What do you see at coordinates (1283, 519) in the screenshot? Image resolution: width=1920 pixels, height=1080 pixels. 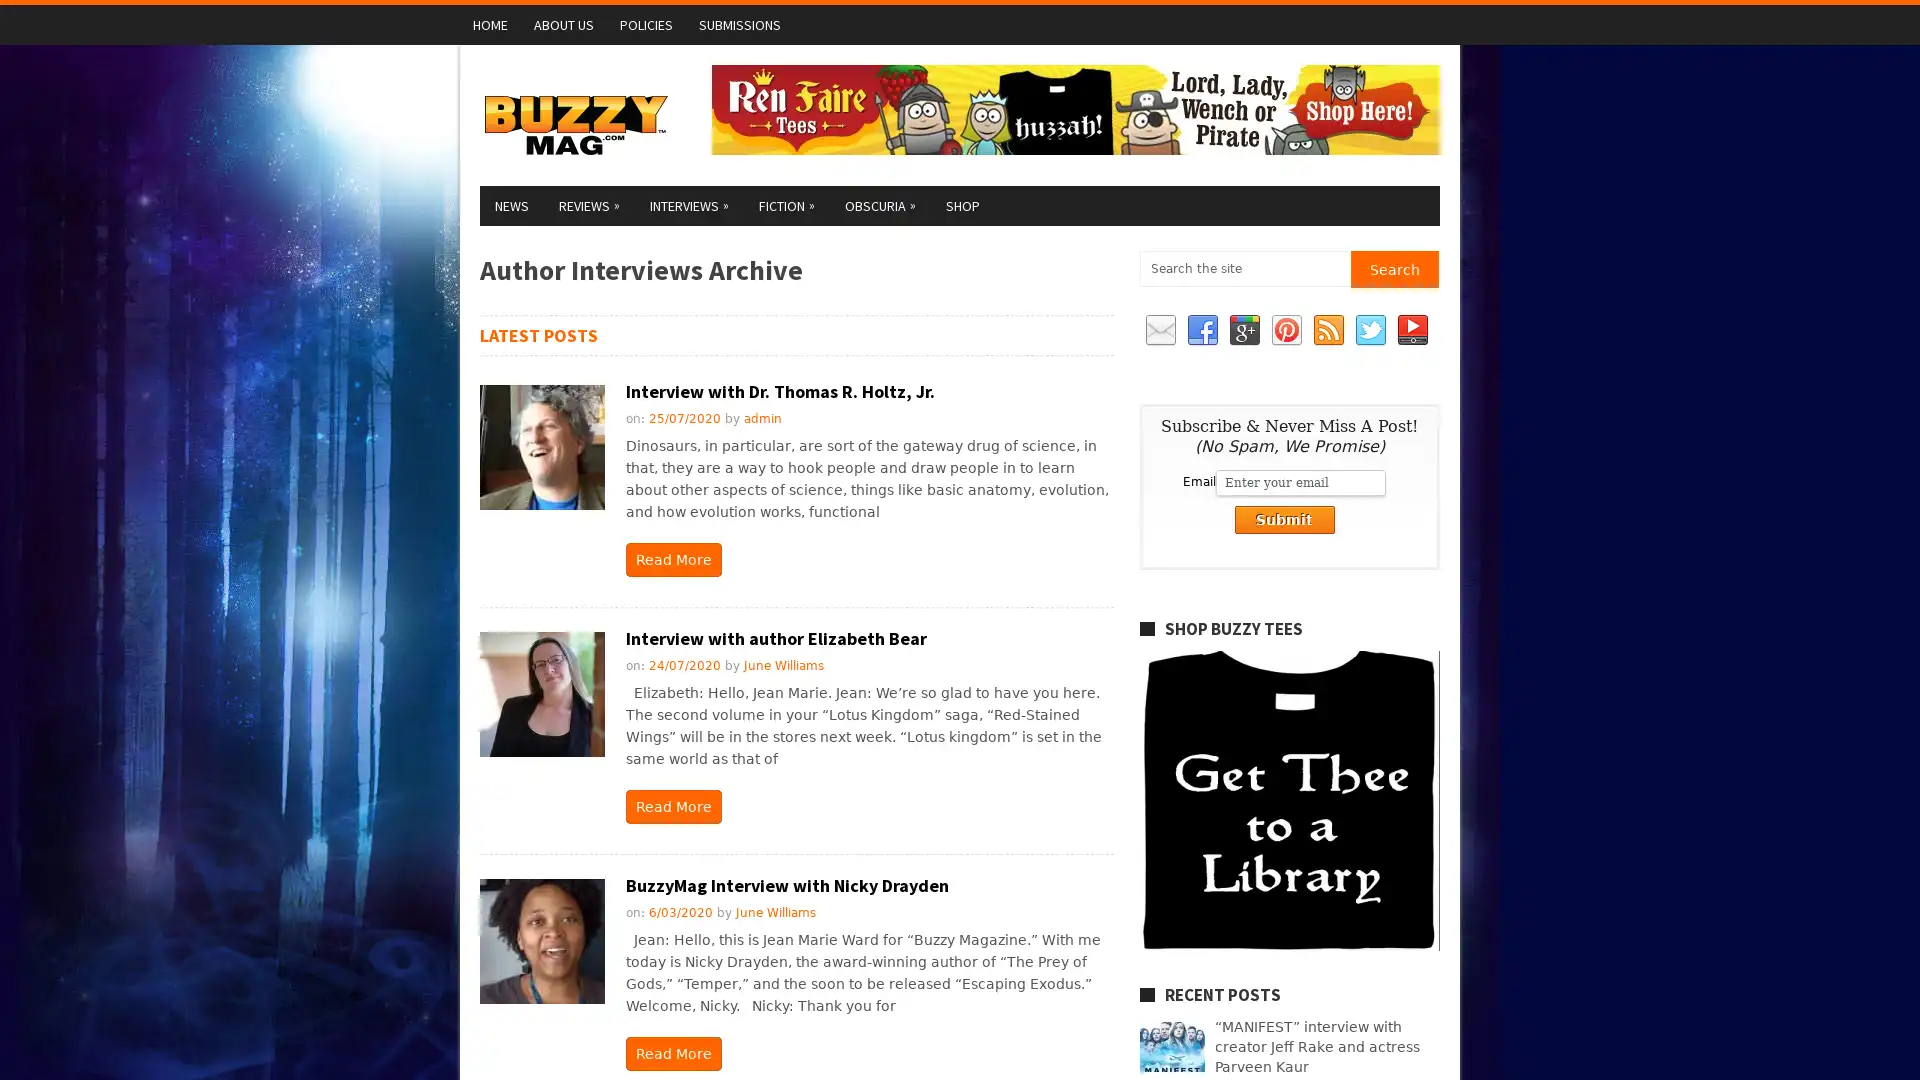 I see `Submit` at bounding box center [1283, 519].